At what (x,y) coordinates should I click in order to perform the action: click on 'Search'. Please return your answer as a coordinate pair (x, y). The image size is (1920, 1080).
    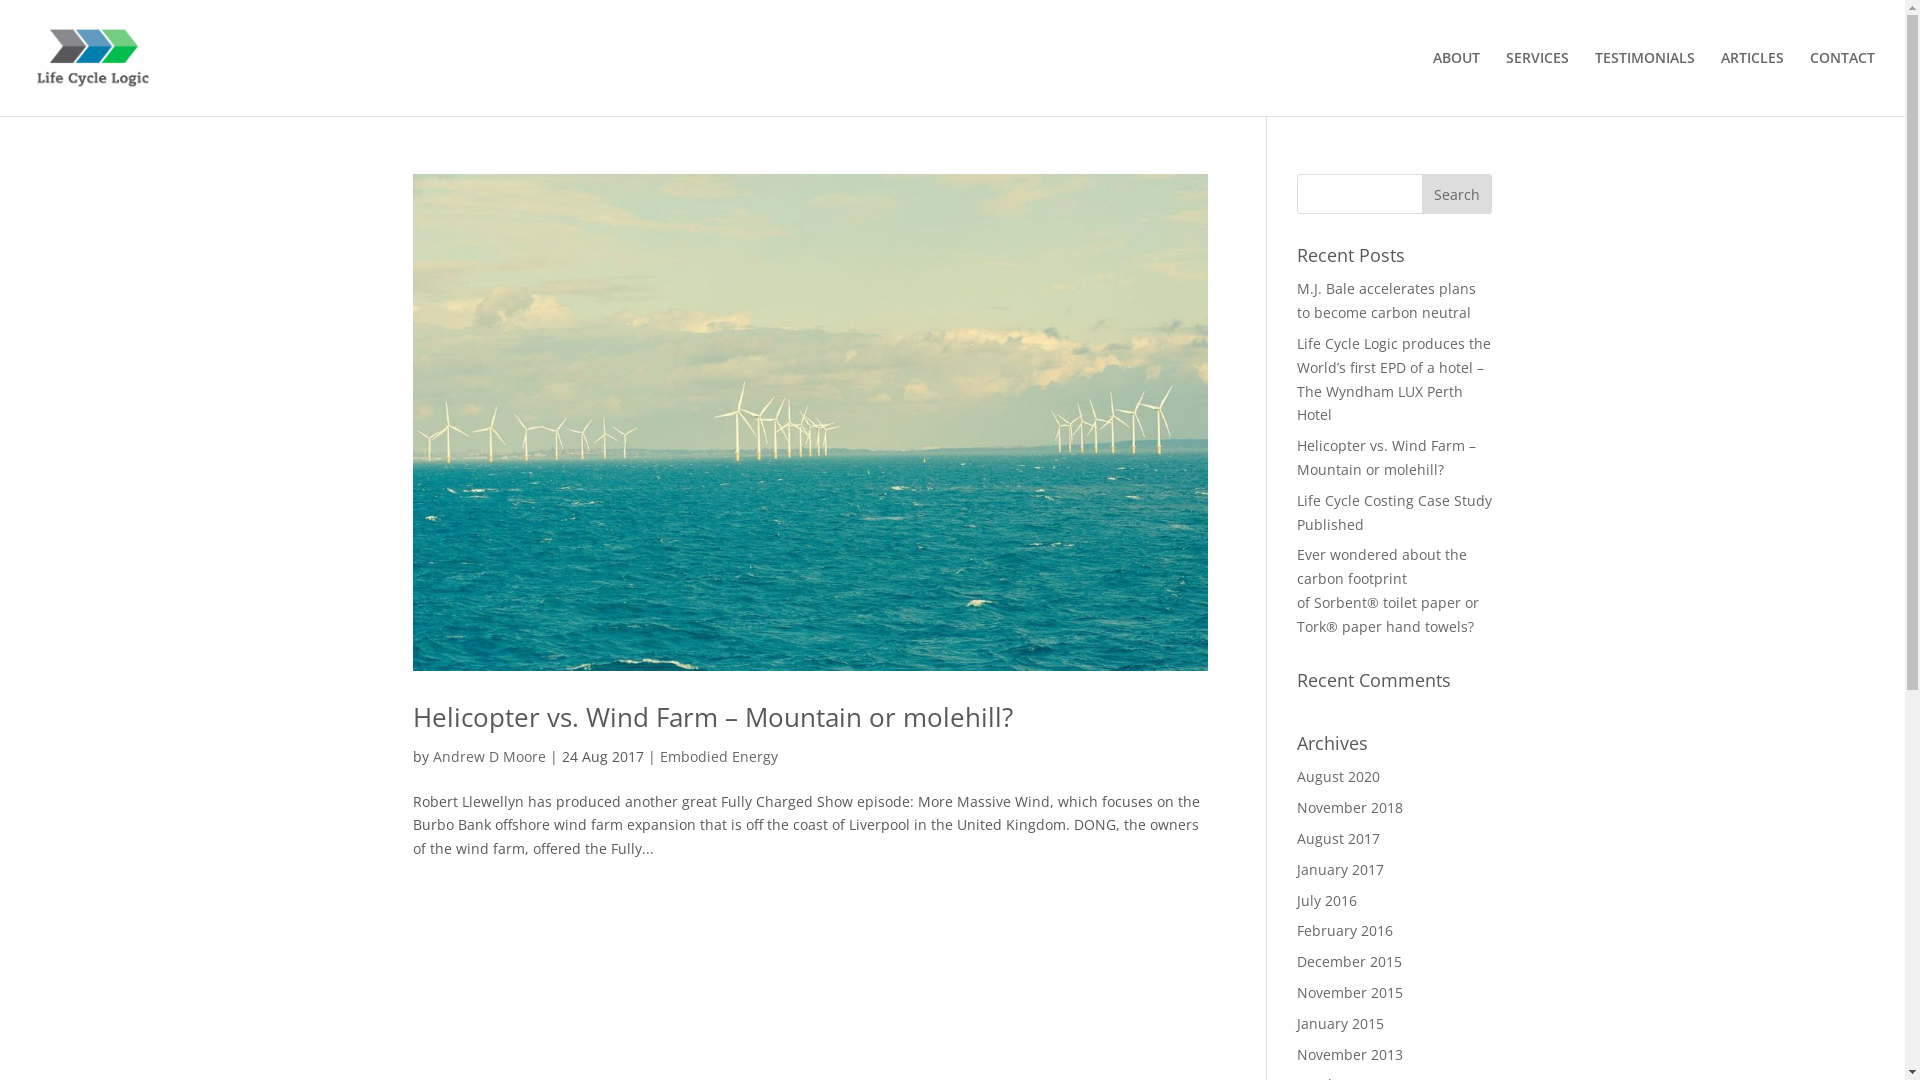
    Looking at the image, I should click on (1457, 193).